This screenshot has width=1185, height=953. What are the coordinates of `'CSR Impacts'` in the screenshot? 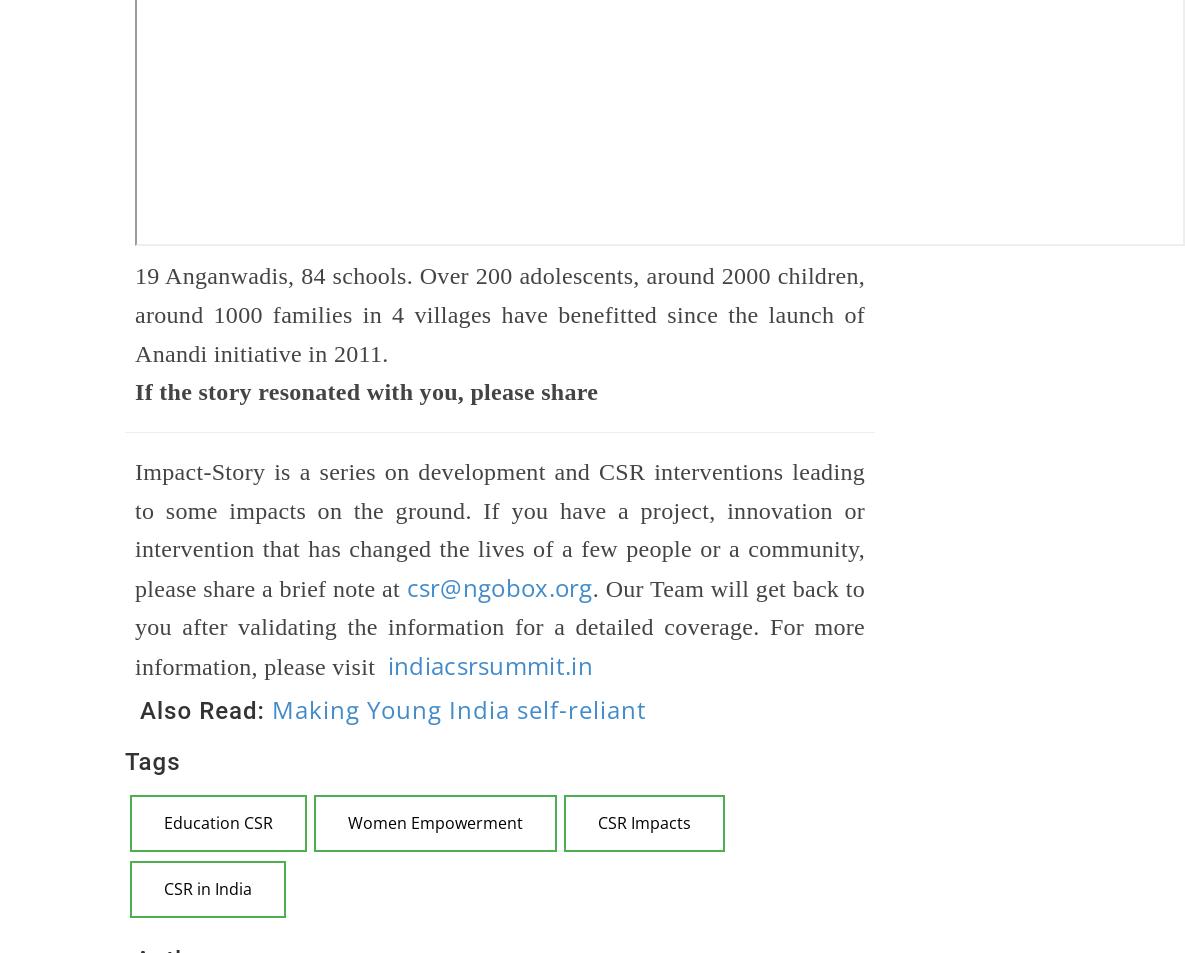 It's located at (597, 823).